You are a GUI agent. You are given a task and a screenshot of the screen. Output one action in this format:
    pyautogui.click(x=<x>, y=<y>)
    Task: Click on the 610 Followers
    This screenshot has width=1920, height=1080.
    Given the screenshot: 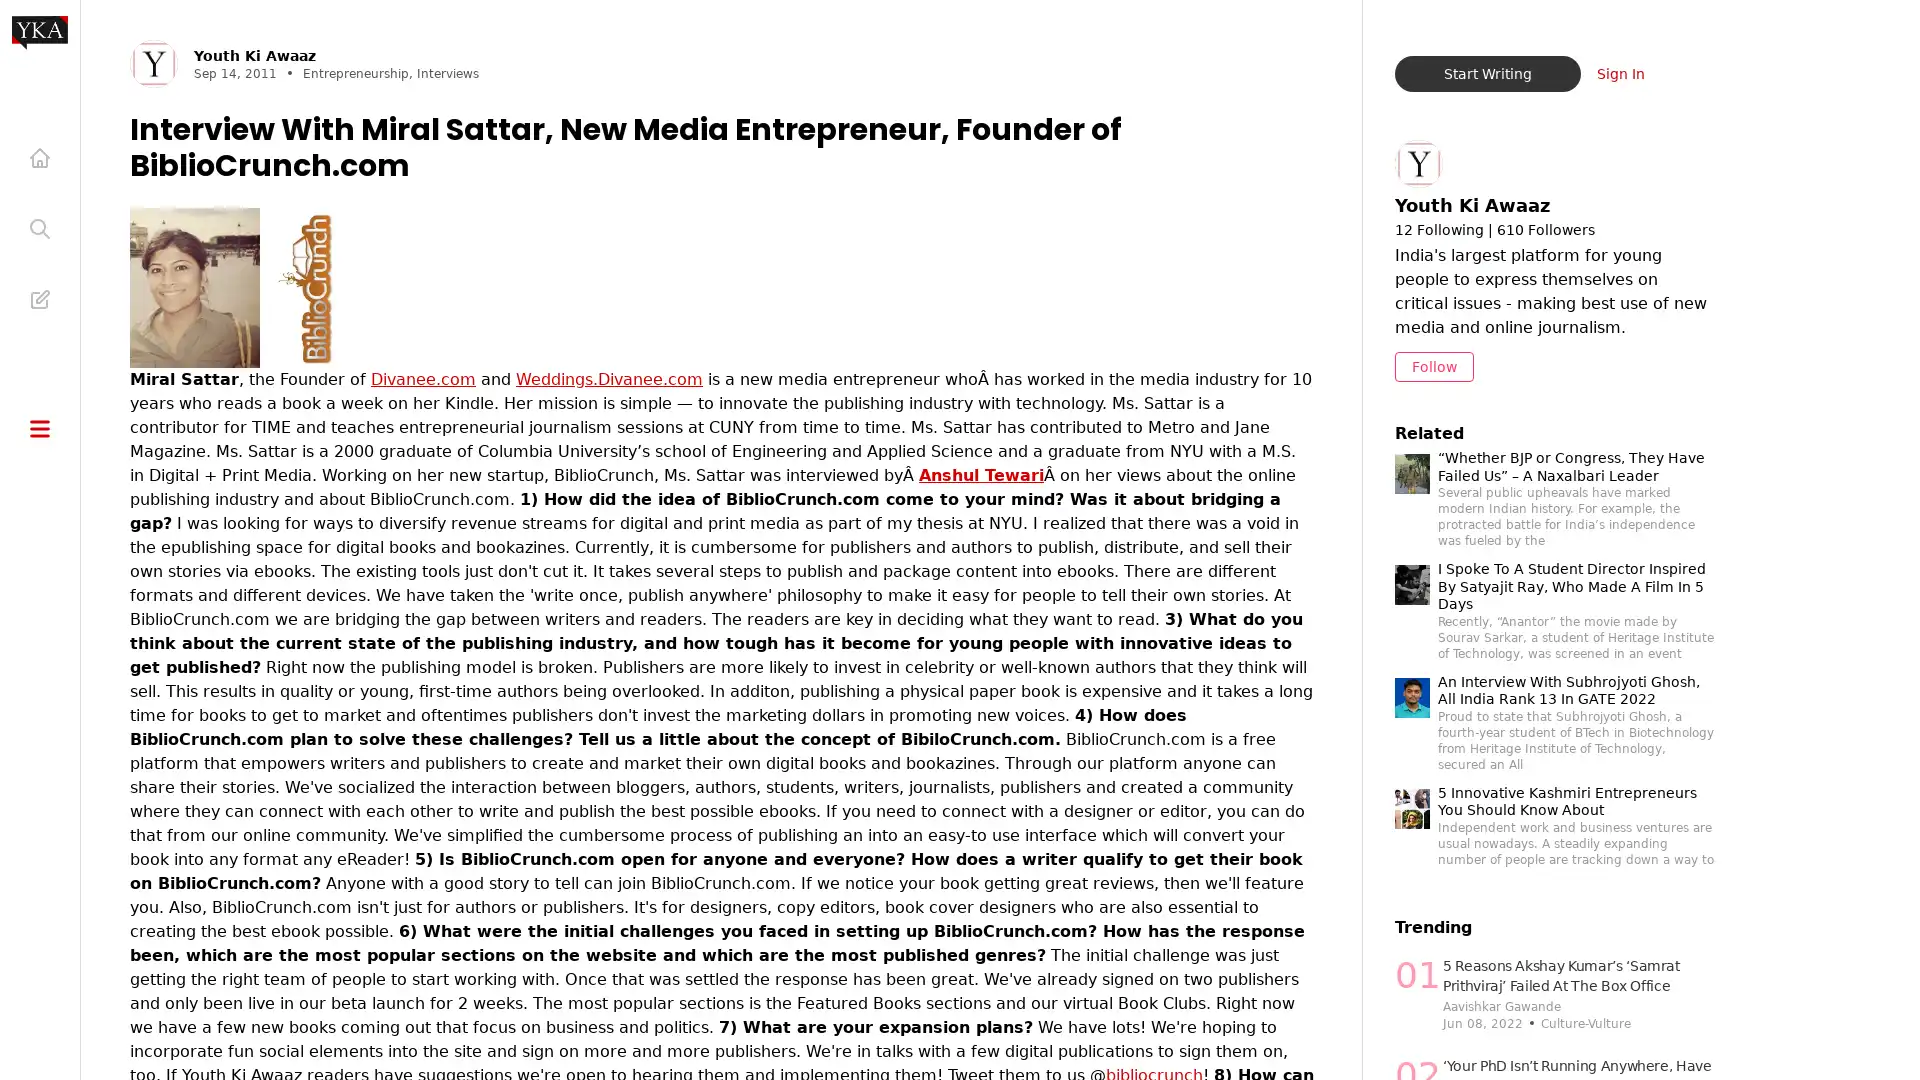 What is the action you would take?
    pyautogui.click(x=1544, y=229)
    